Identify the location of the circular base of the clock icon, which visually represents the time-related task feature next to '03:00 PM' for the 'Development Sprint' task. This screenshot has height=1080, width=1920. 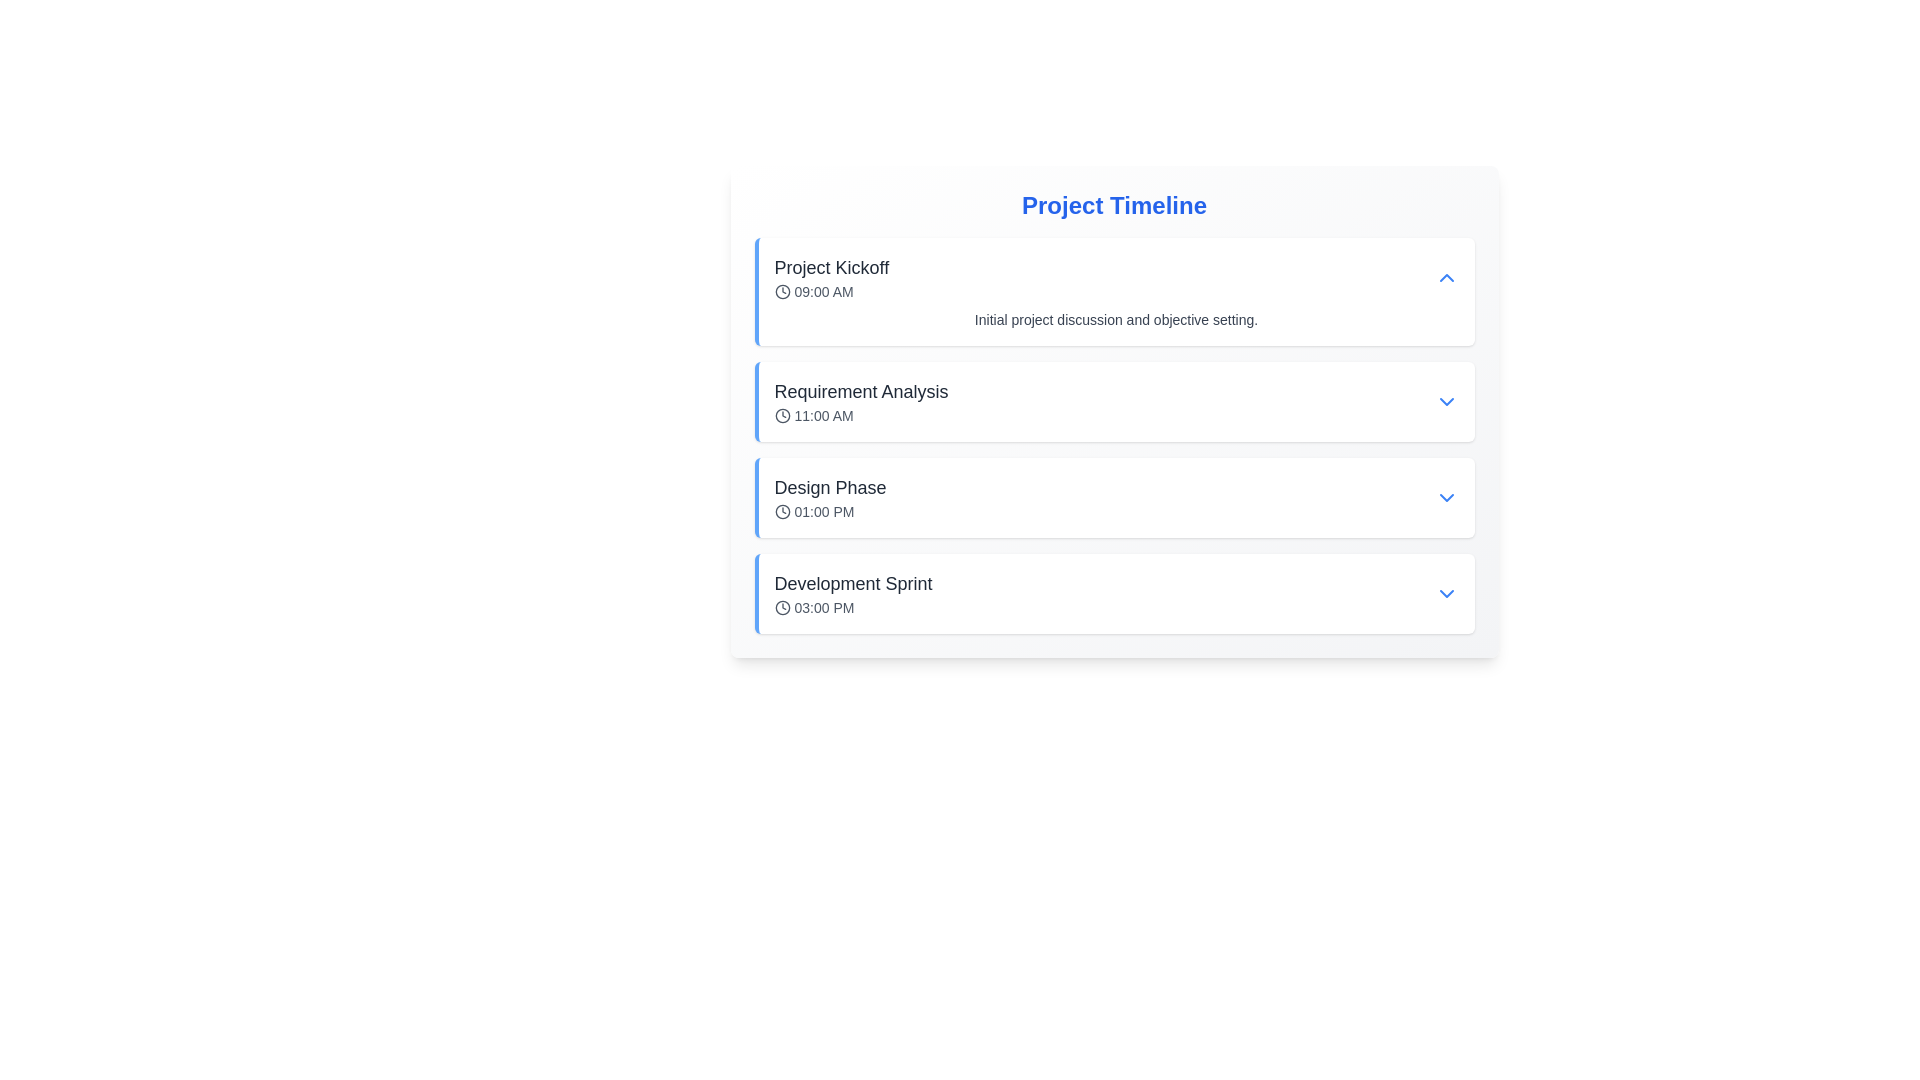
(781, 607).